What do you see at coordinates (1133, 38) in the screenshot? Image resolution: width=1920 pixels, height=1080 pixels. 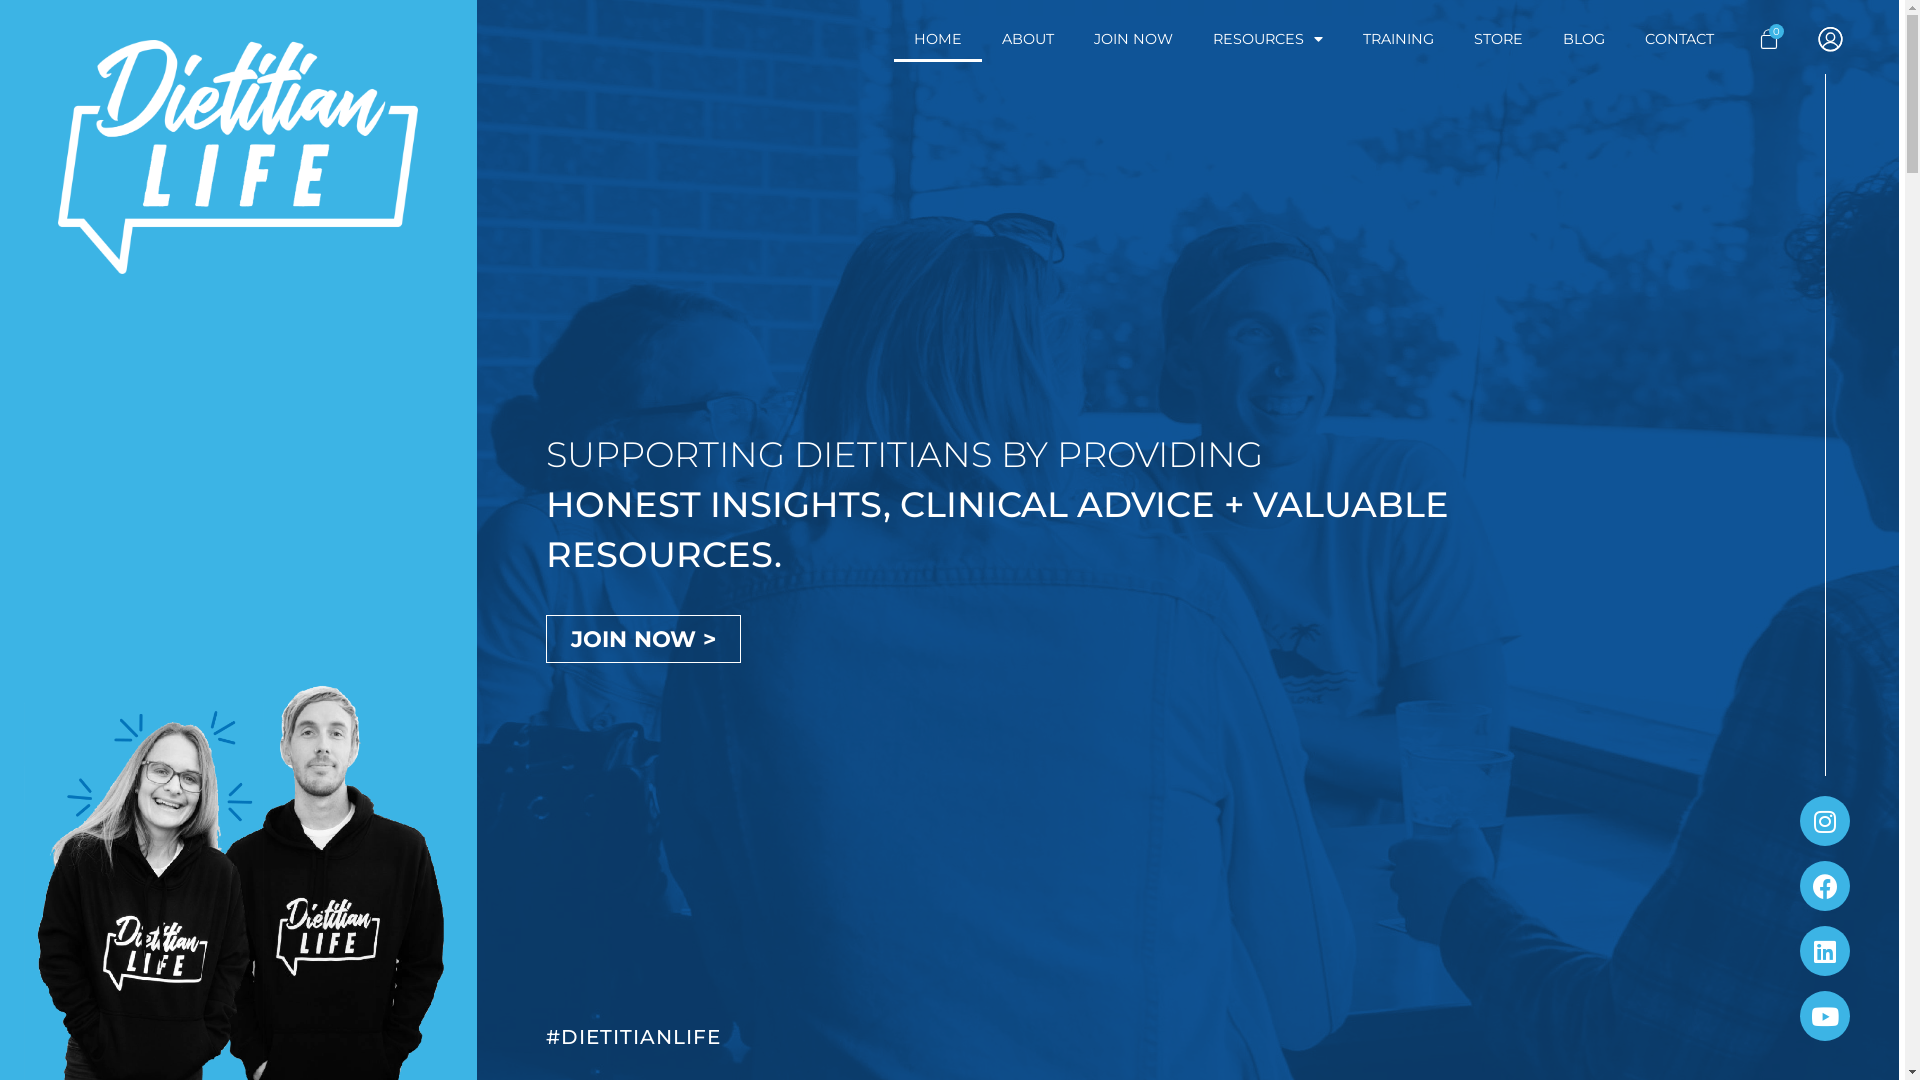 I see `'JOIN NOW'` at bounding box center [1133, 38].